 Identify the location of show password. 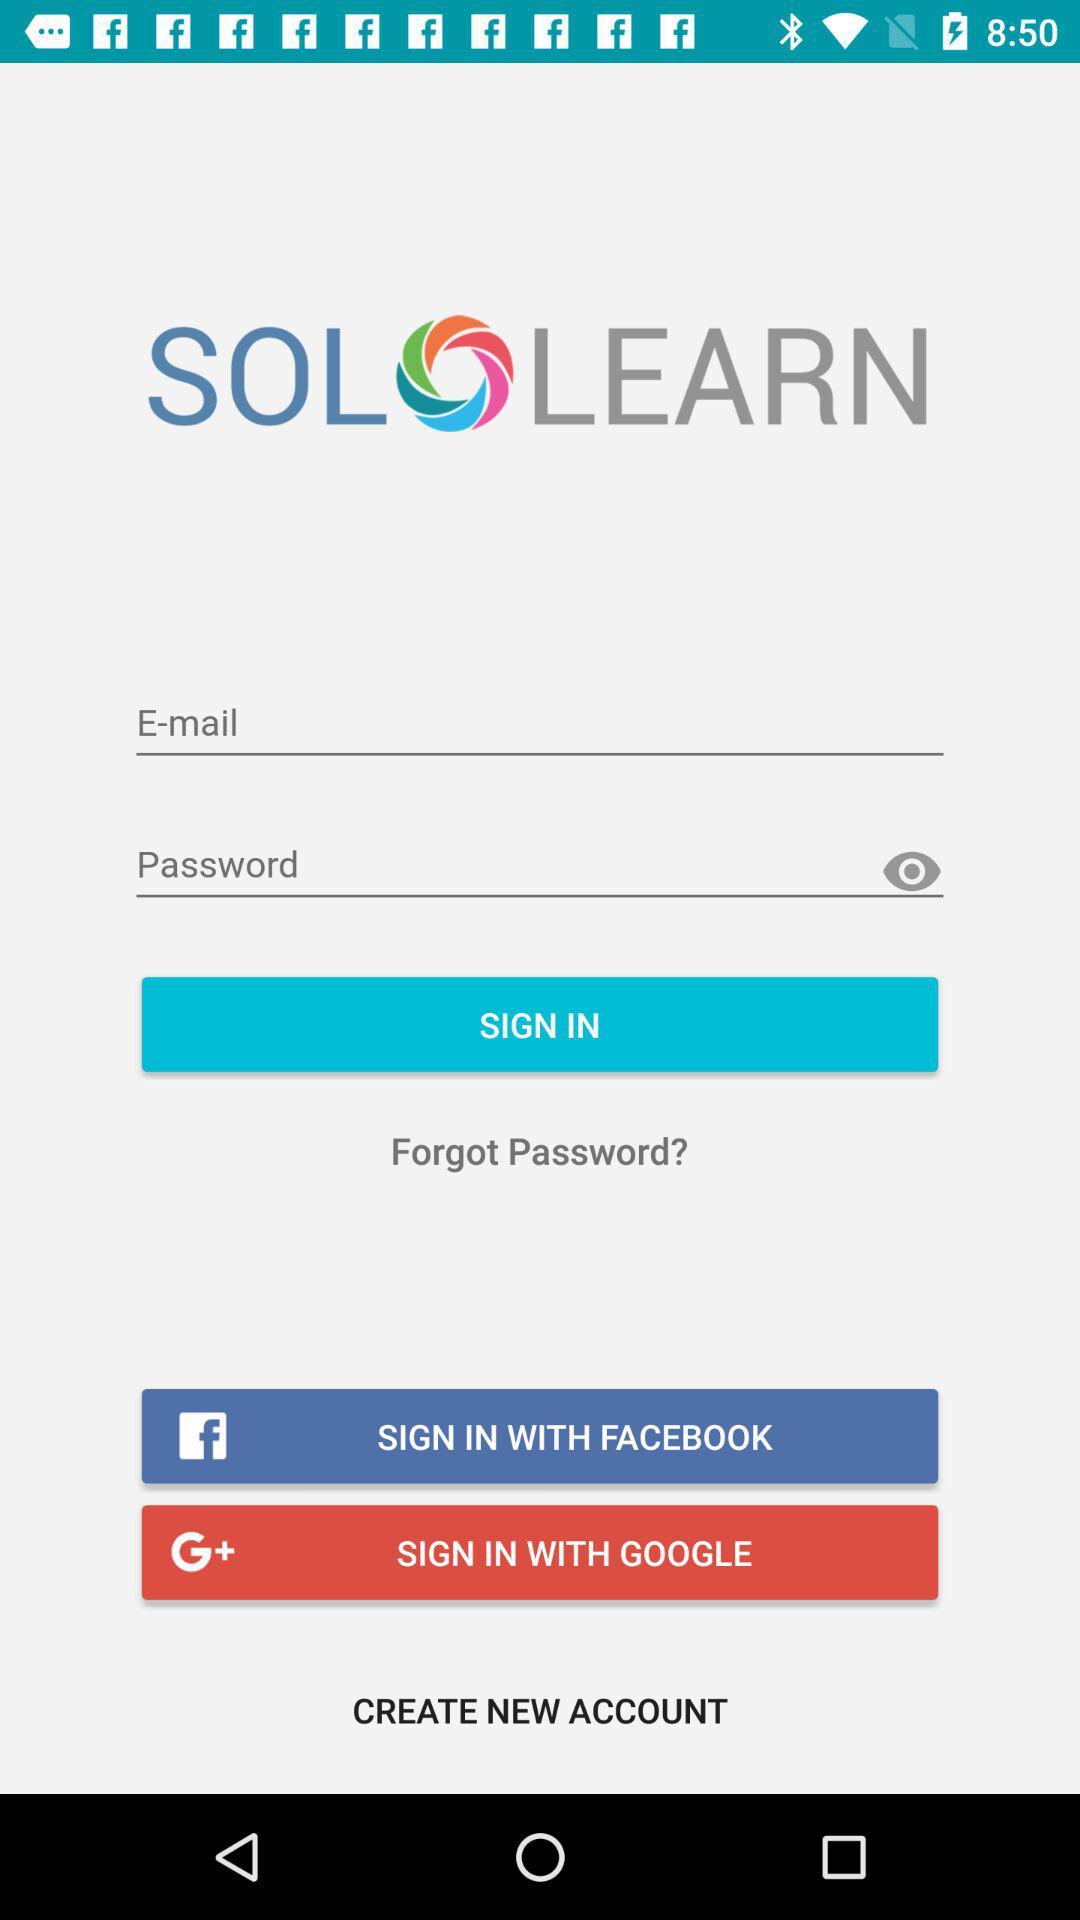
(911, 872).